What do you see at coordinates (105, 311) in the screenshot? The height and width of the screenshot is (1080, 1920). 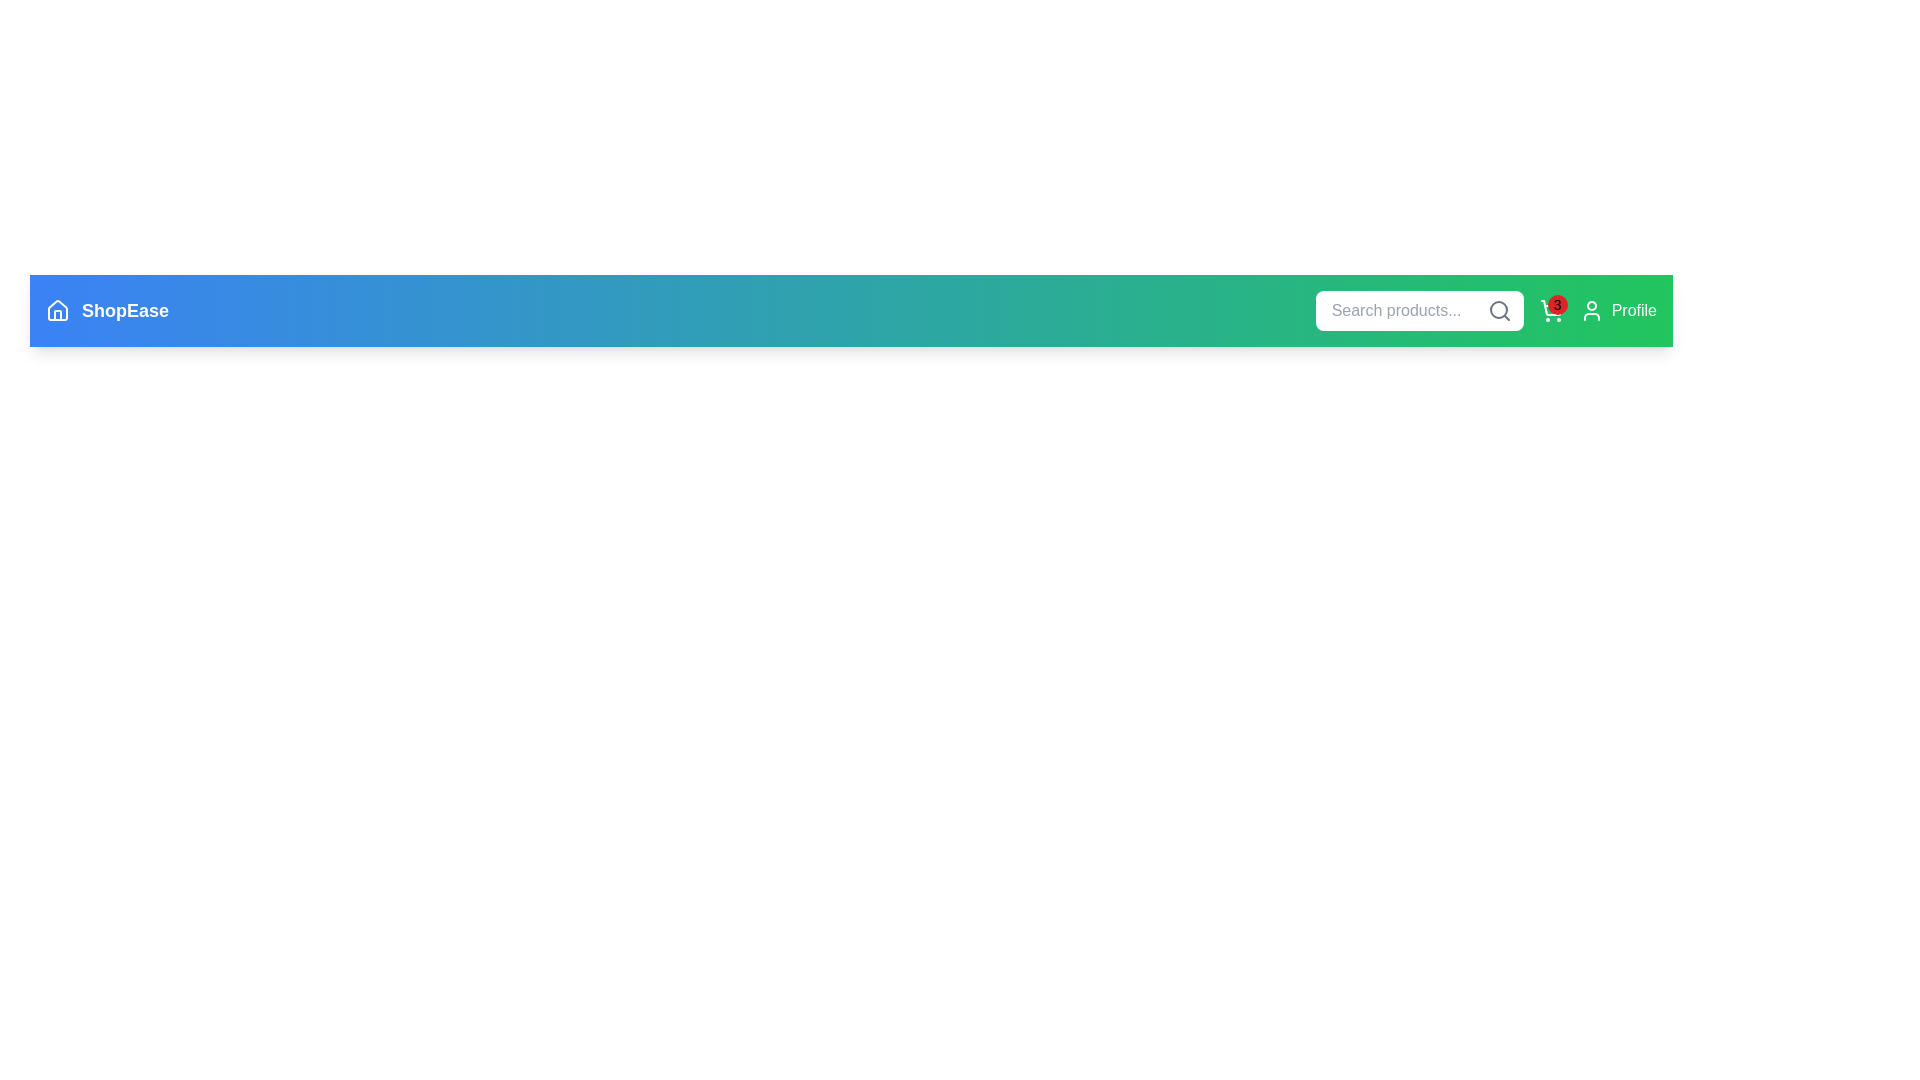 I see `the ShopEase logo to interact with the branding` at bounding box center [105, 311].